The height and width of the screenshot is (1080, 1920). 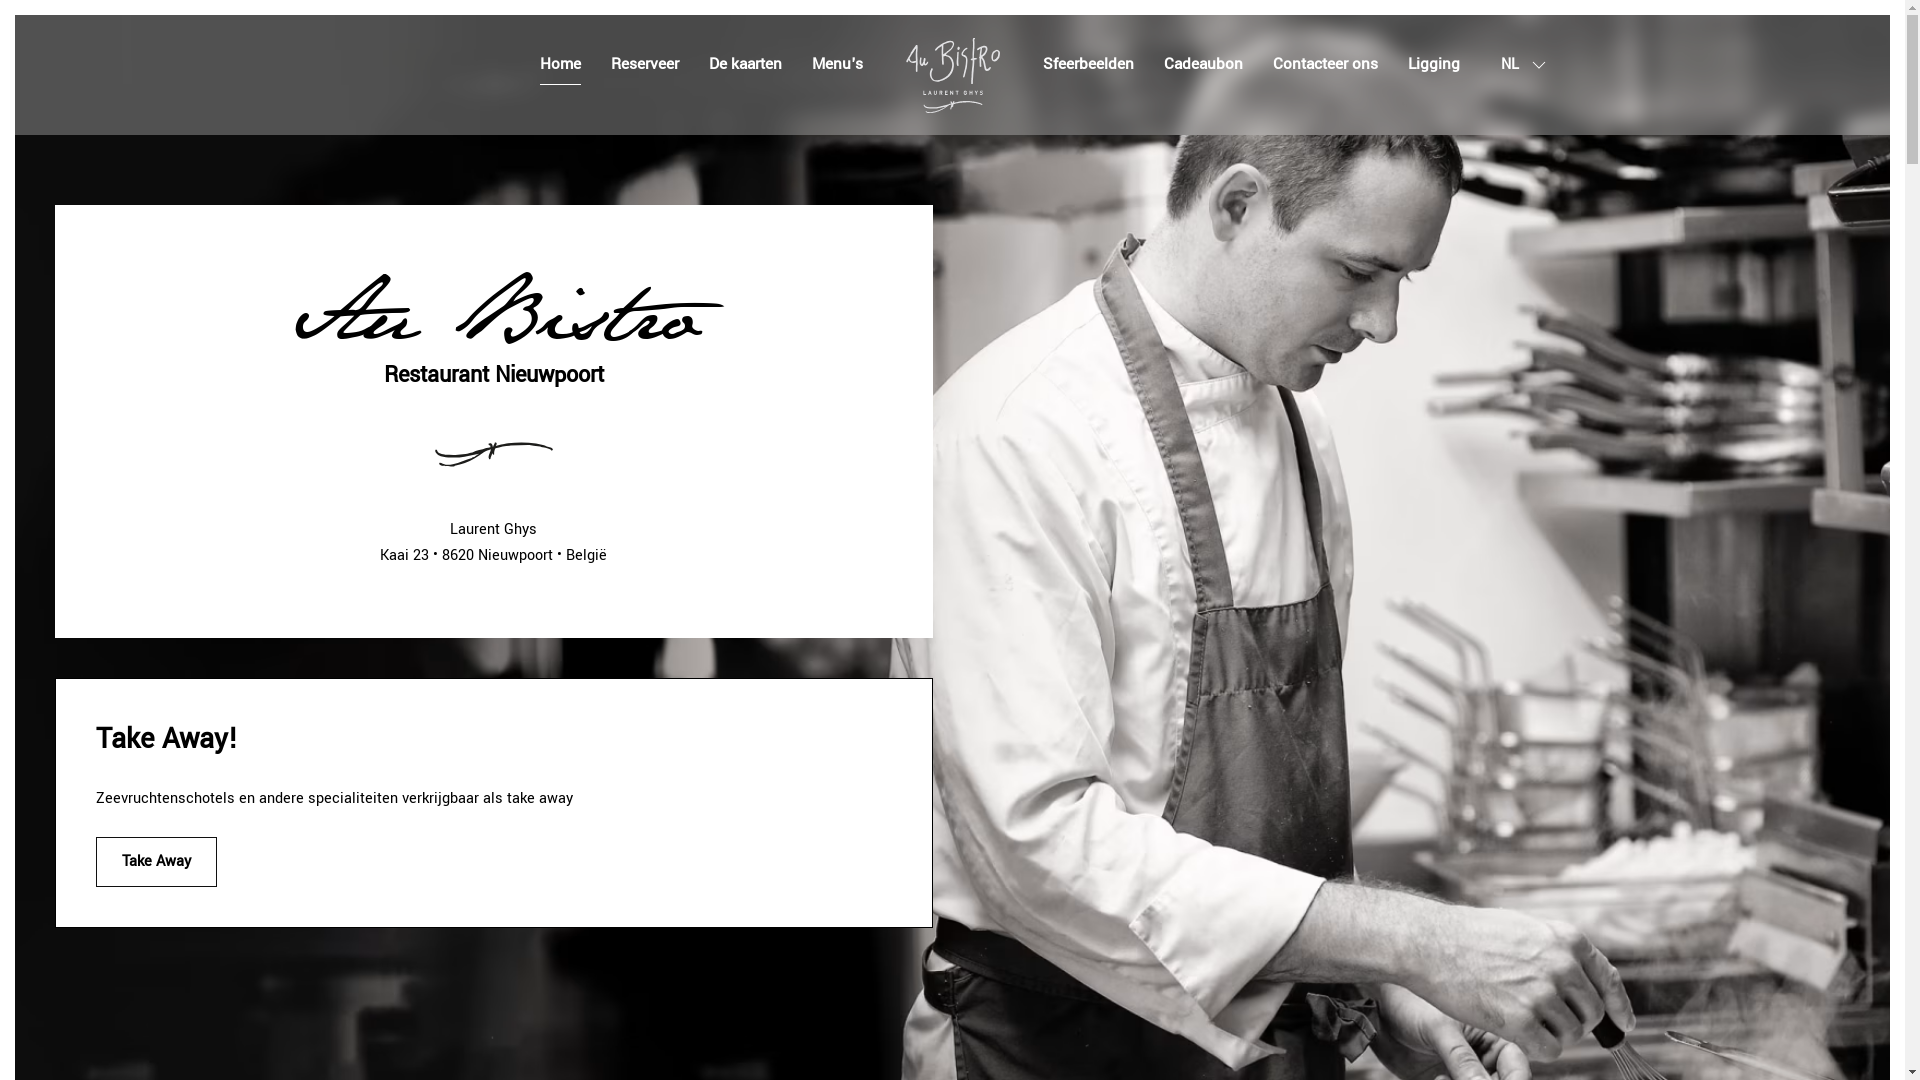 I want to click on 'Take Away', so click(x=95, y=860).